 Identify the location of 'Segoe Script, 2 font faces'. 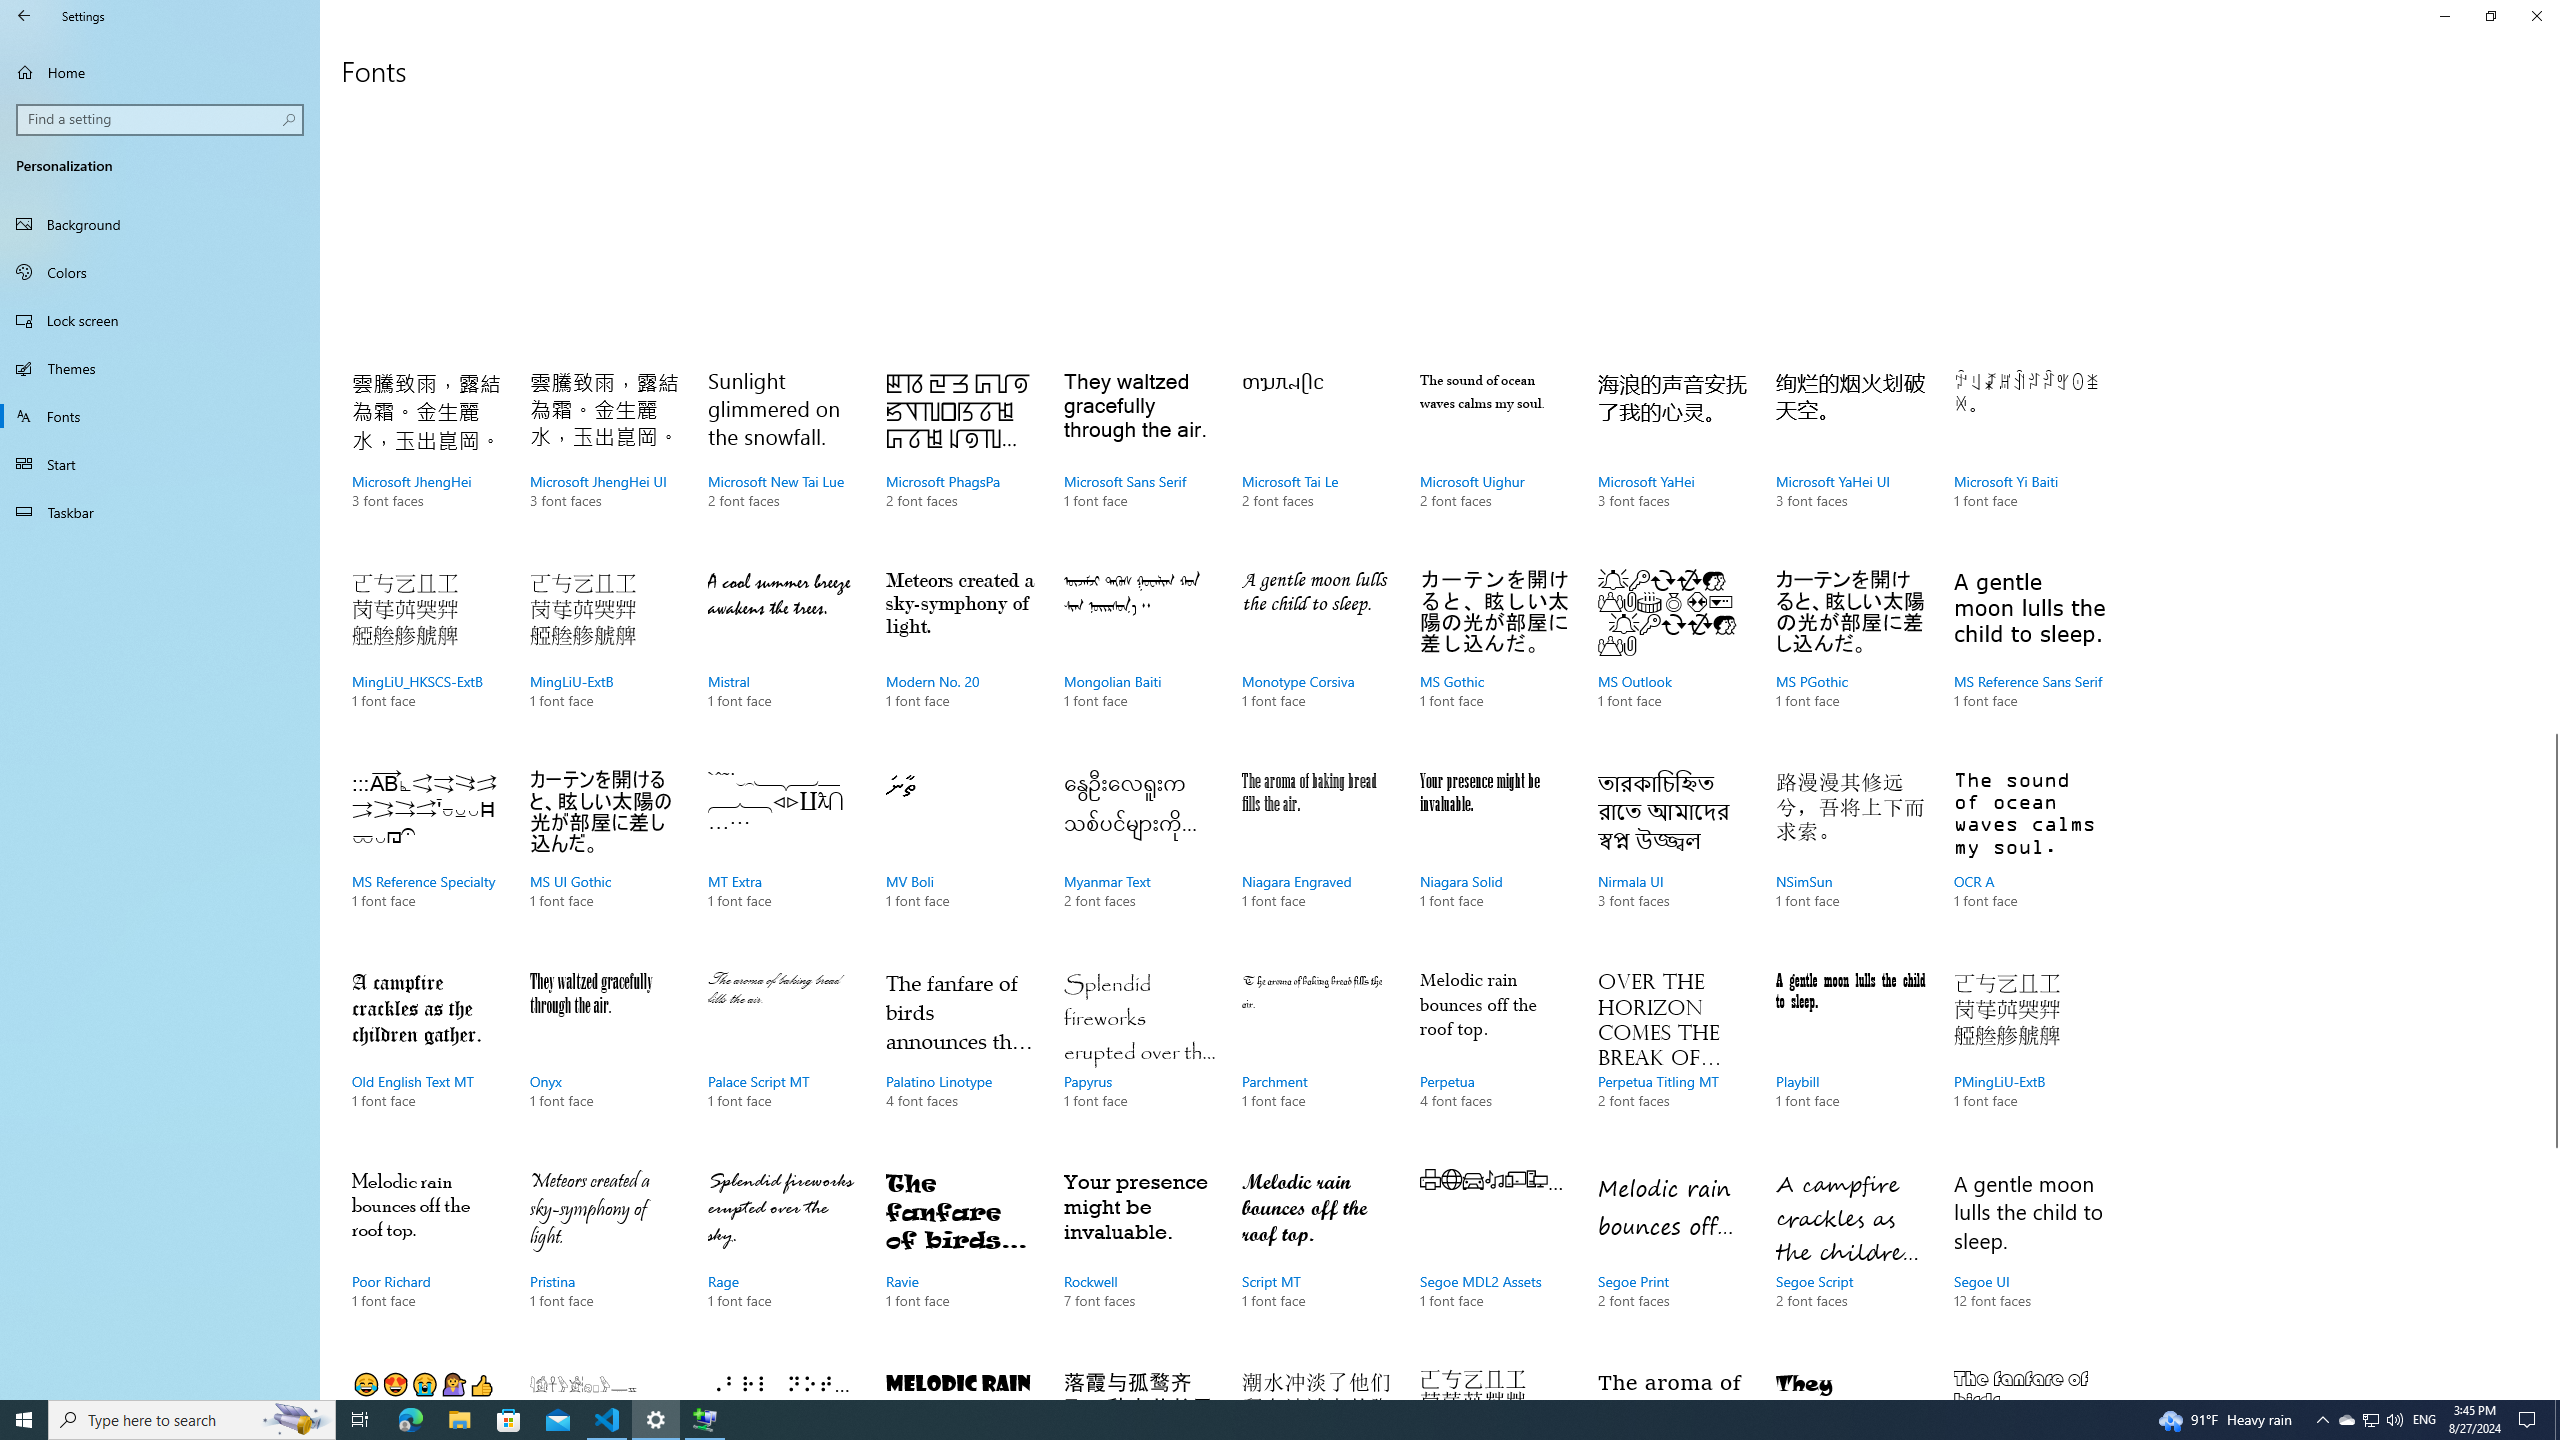
(1850, 1260).